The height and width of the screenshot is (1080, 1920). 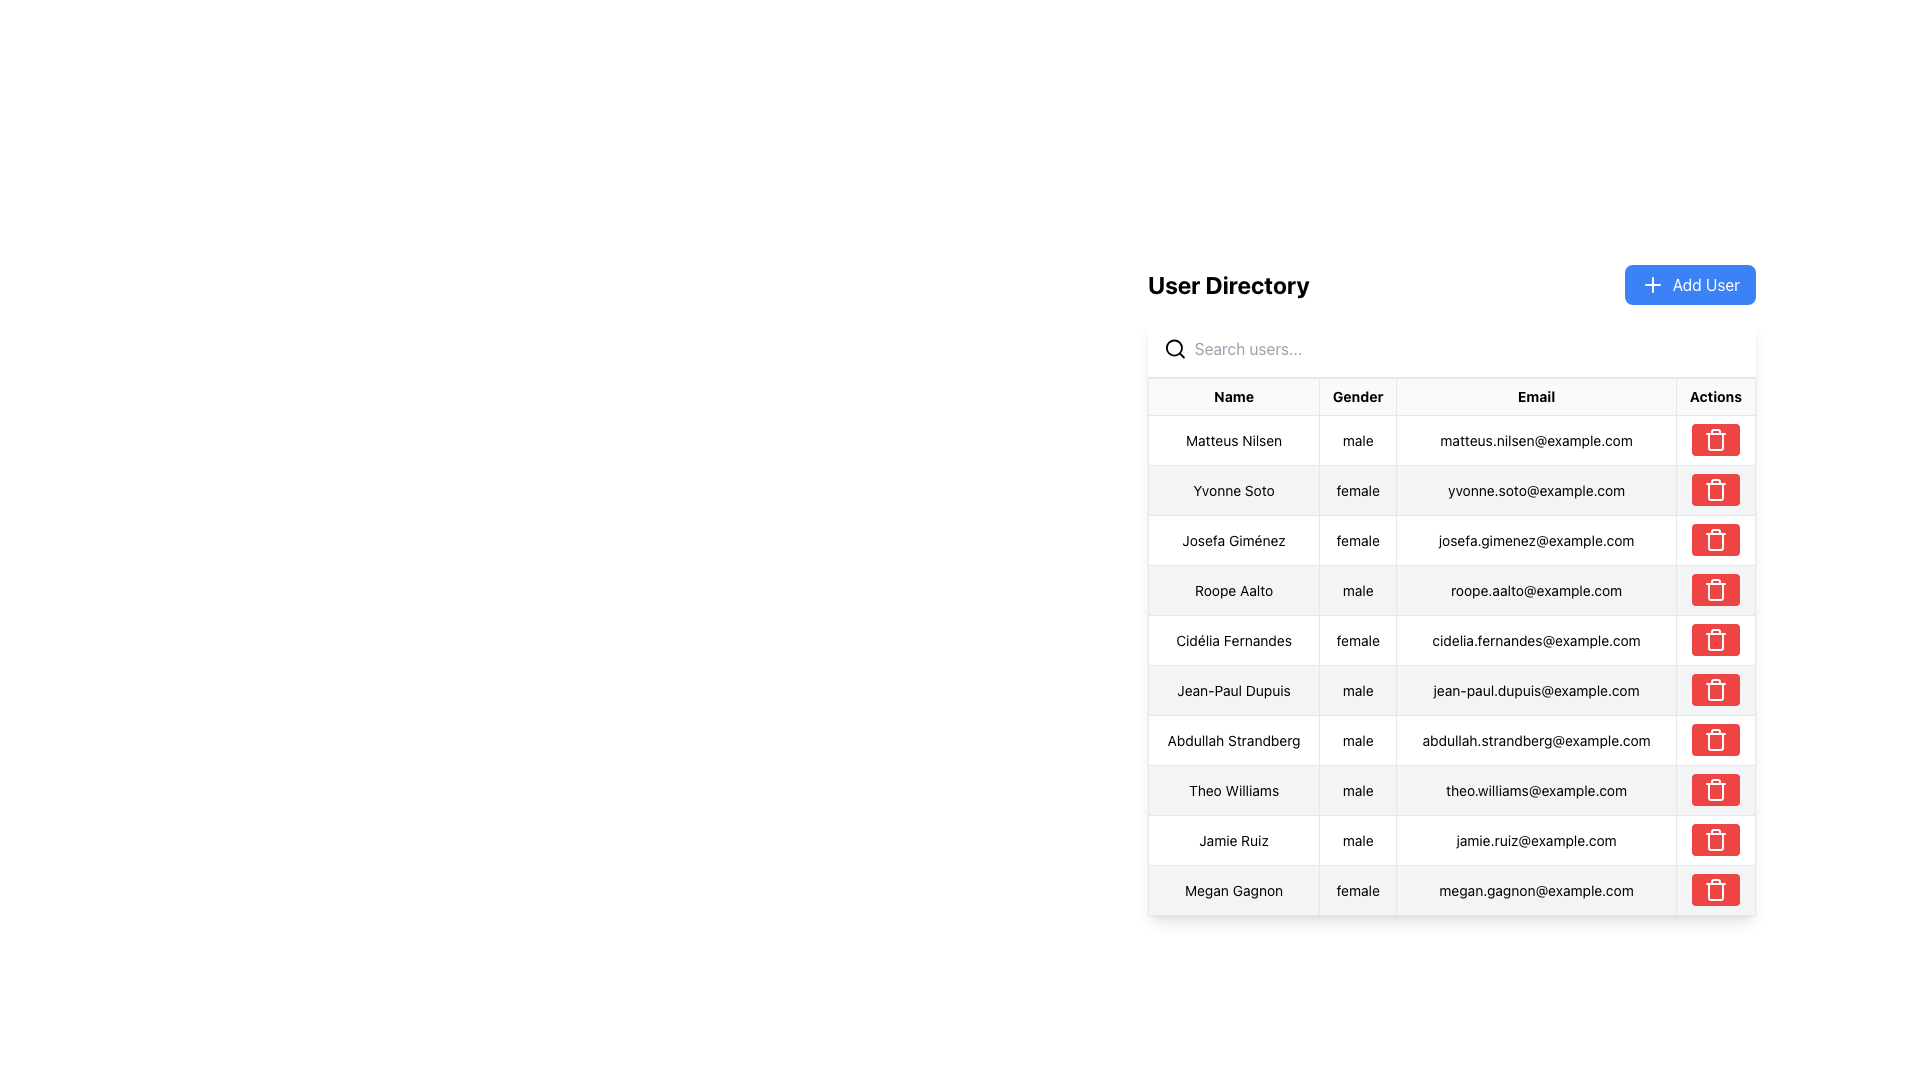 I want to click on the static text element displaying a person's name, located in the first cell of the last row of the table under the 'Name' column, so click(x=1232, y=889).